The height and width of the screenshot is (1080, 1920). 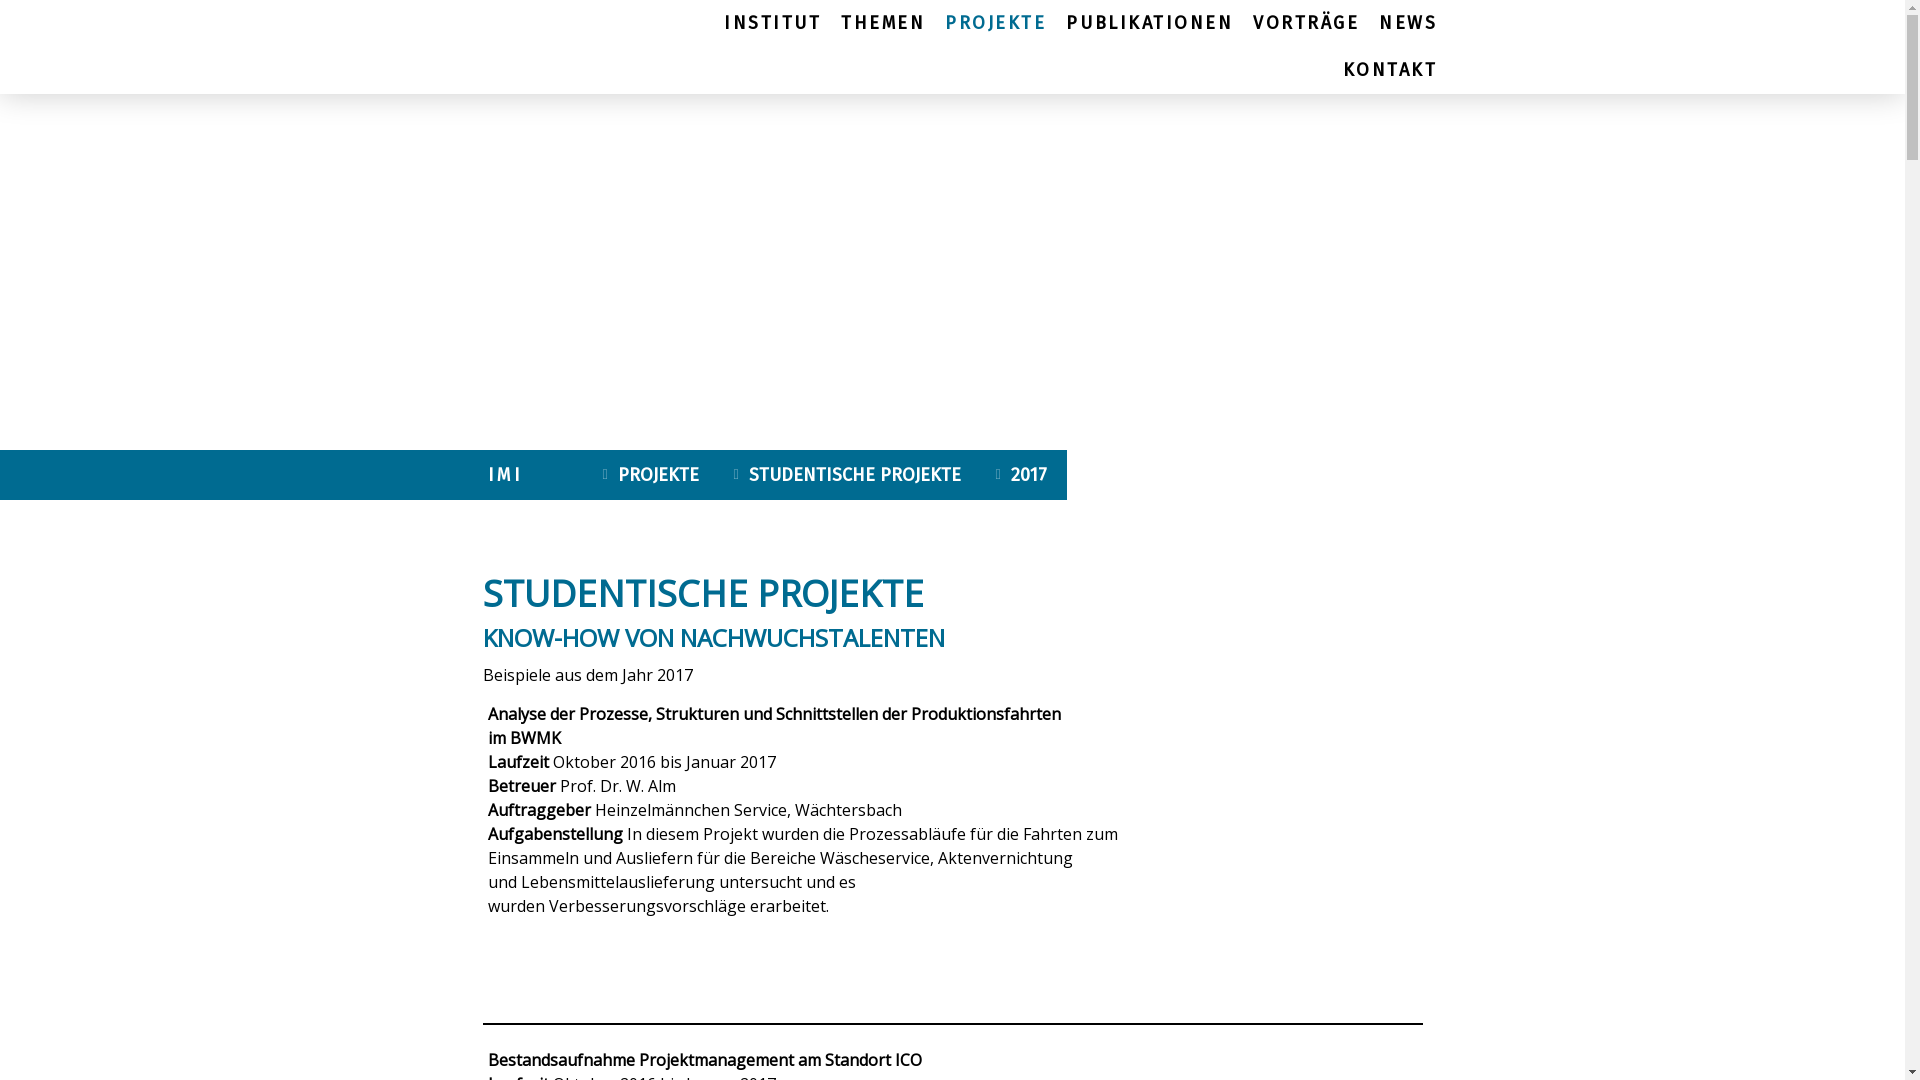 What do you see at coordinates (1406, 23) in the screenshot?
I see `'NEWS'` at bounding box center [1406, 23].